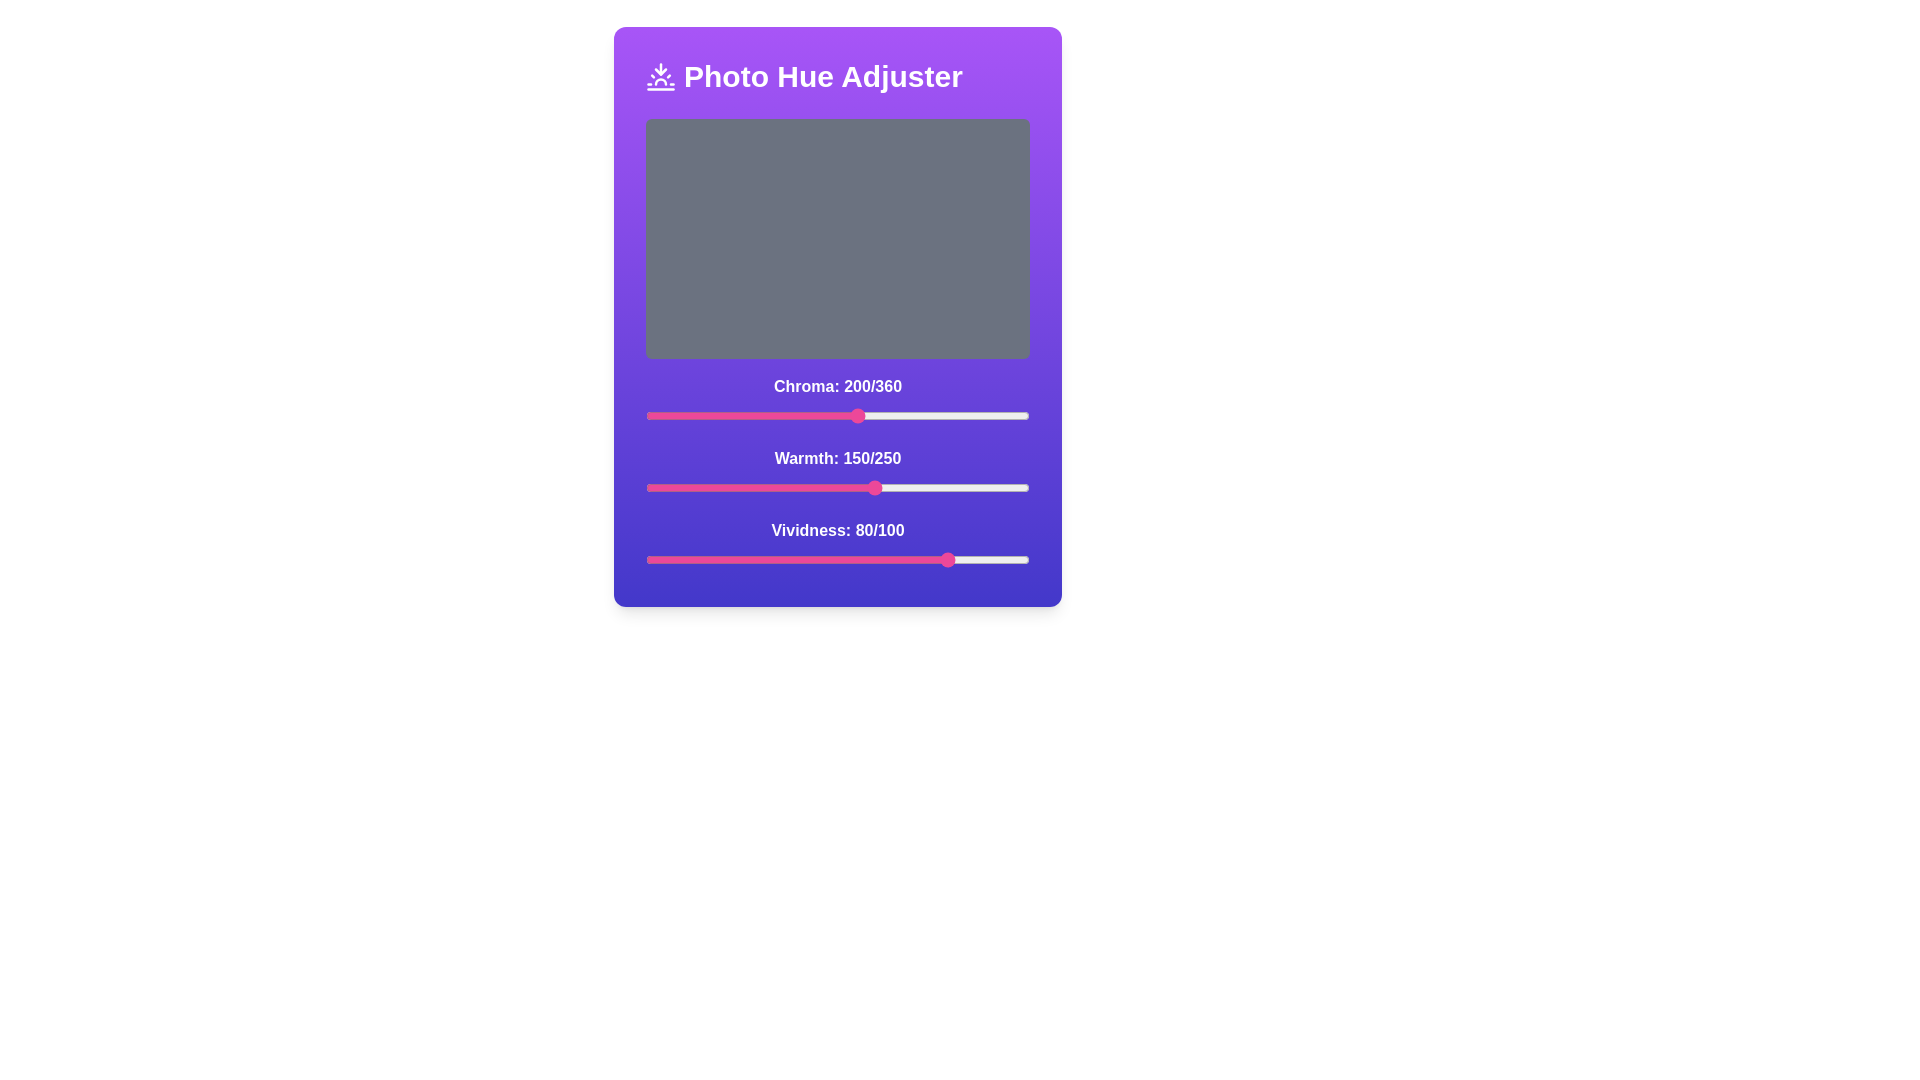 This screenshot has width=1920, height=1080. I want to click on the vividness slider to 93 value, so click(1003, 559).